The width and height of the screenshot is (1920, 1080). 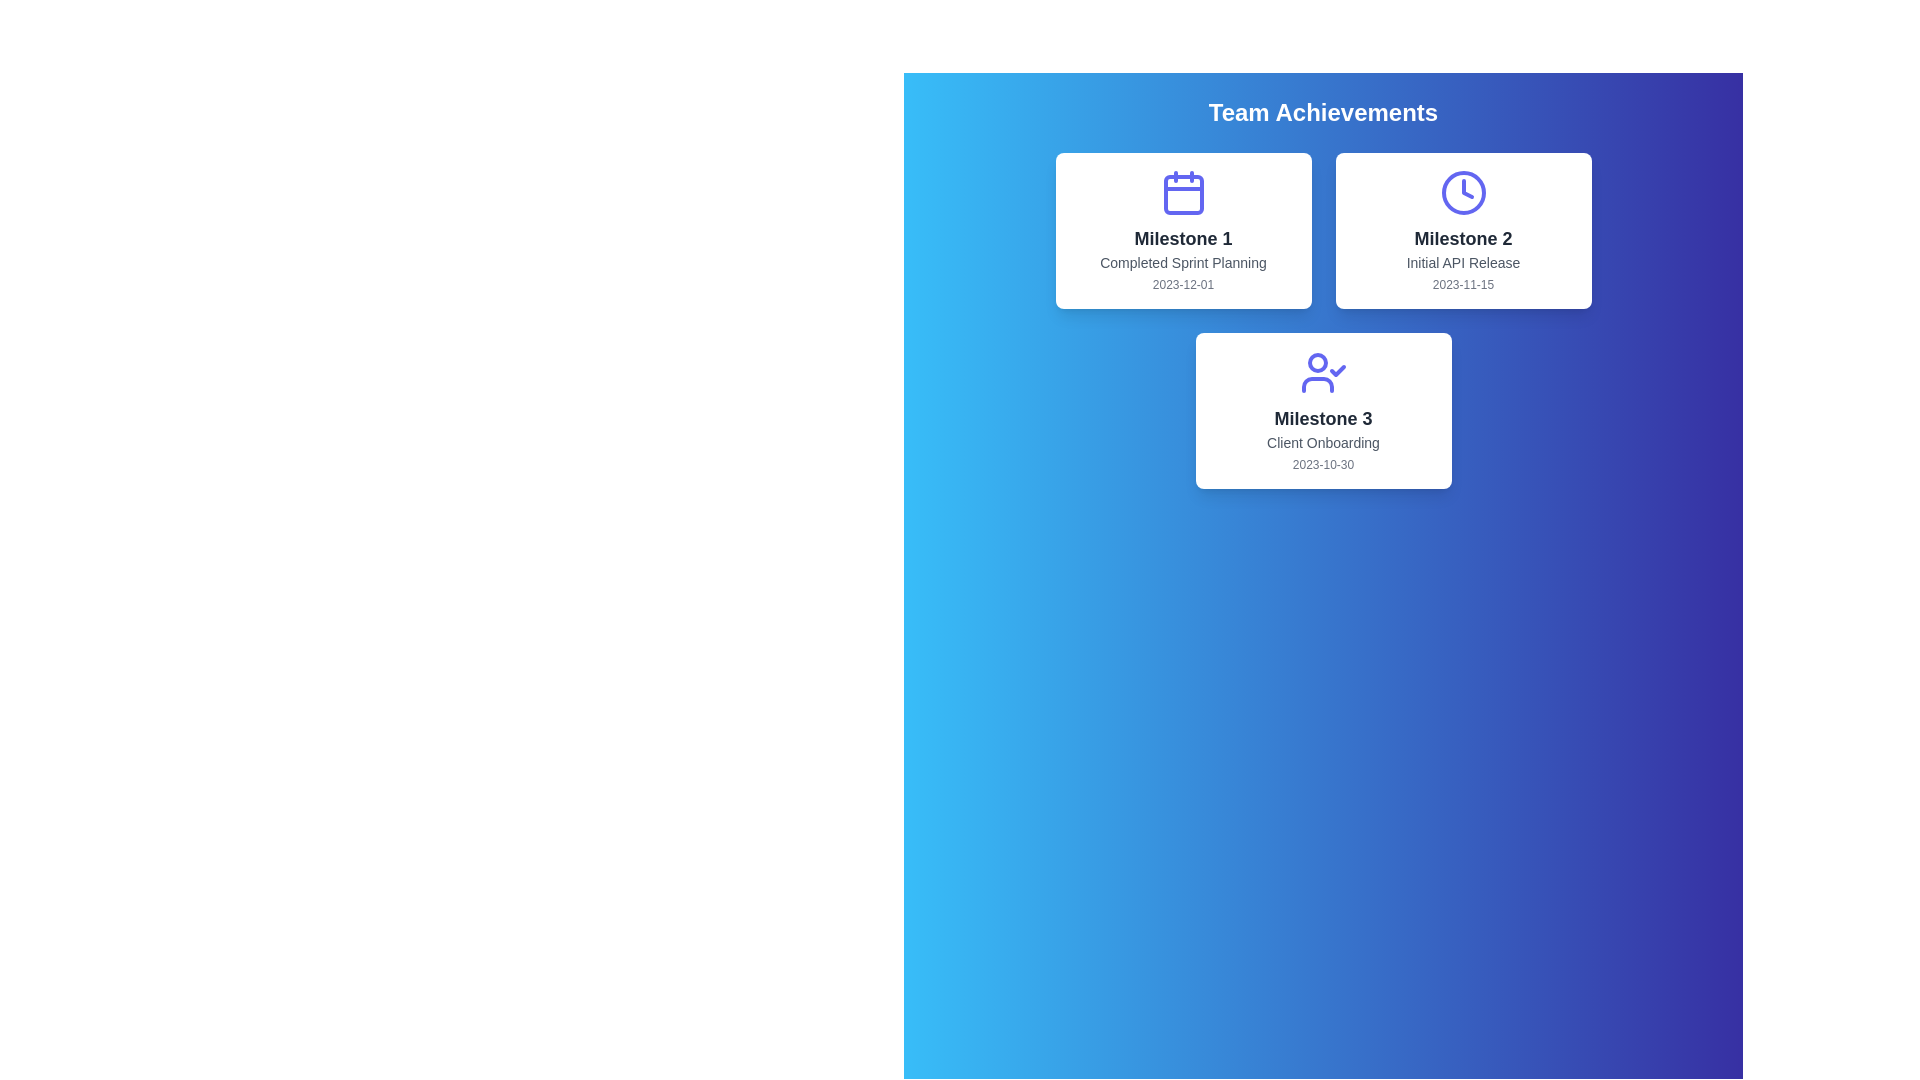 I want to click on the SVG rectangle that represents the calendar base within the 'Milestone 1' card in the 'Team Achievements' section, which serves as a decorative element related to dates and schedules, so click(x=1183, y=195).